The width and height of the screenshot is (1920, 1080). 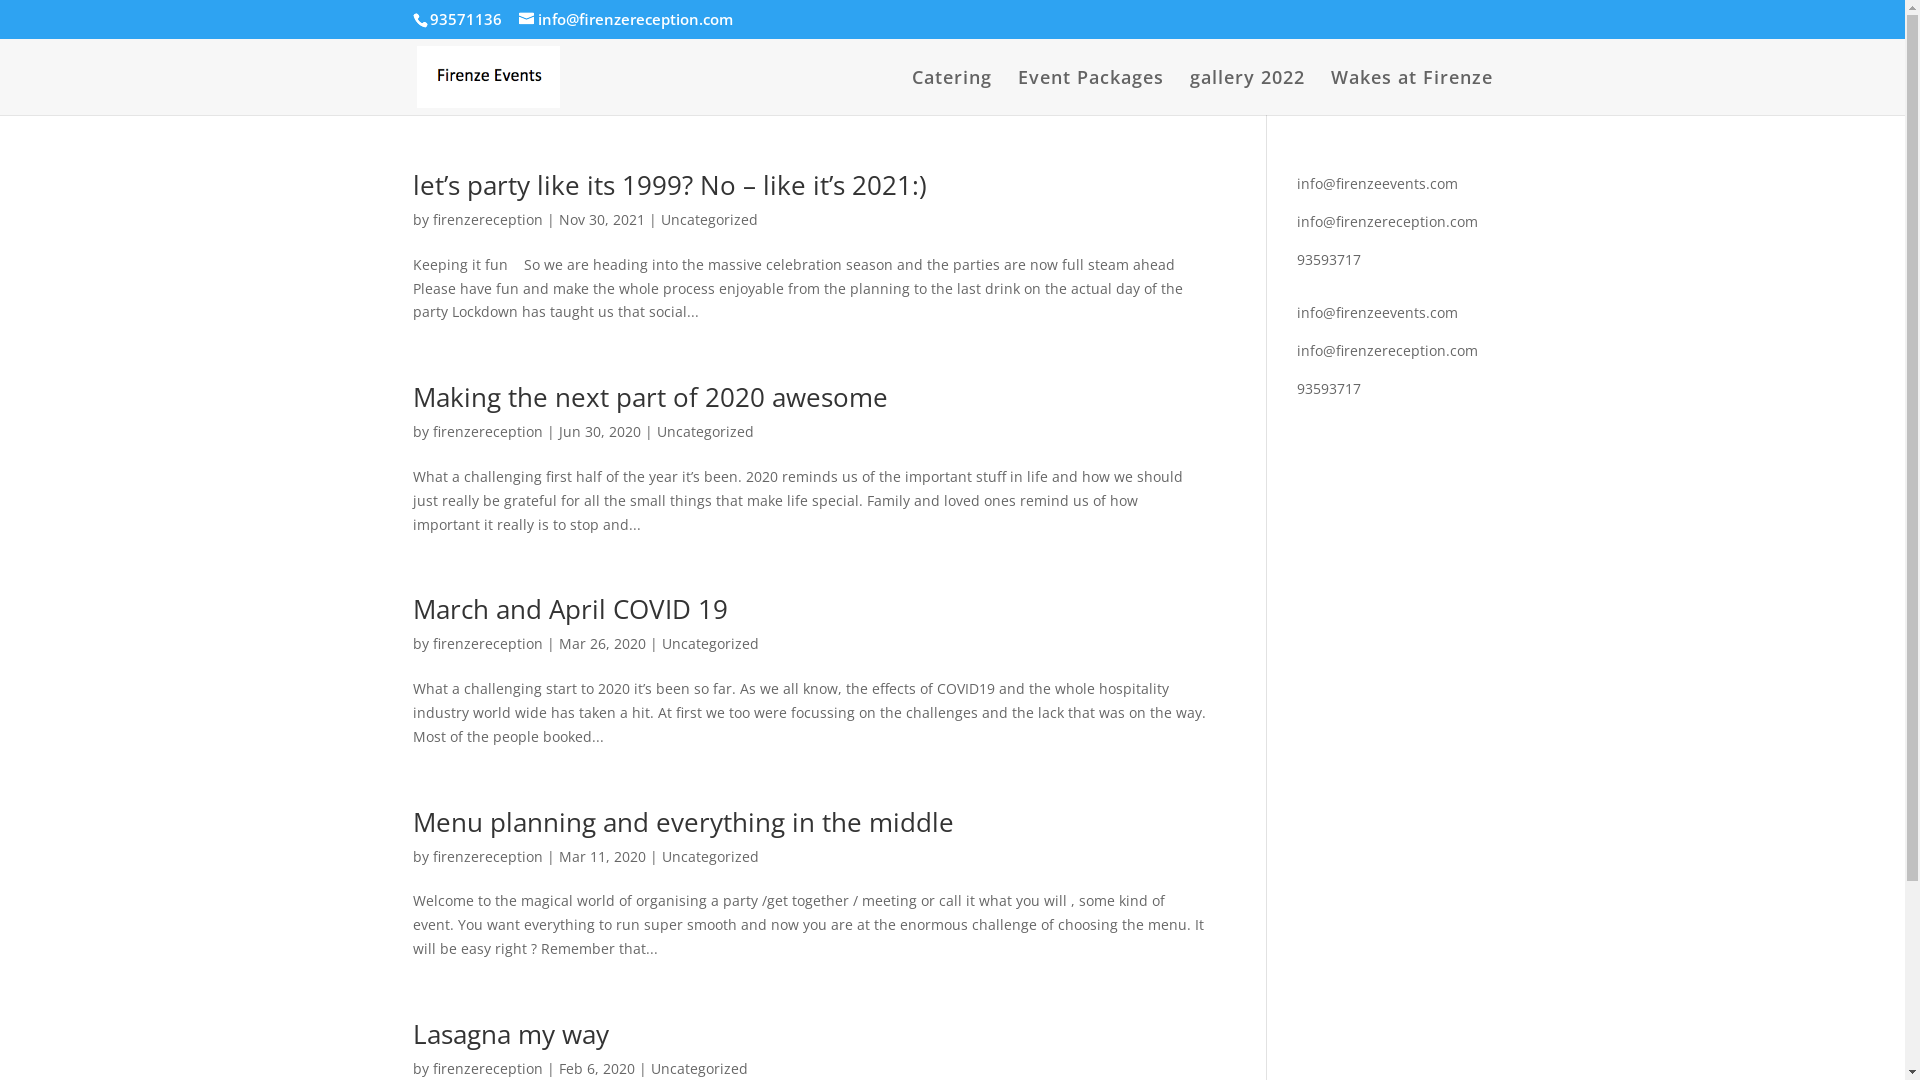 What do you see at coordinates (1246, 92) in the screenshot?
I see `'gallery 2022'` at bounding box center [1246, 92].